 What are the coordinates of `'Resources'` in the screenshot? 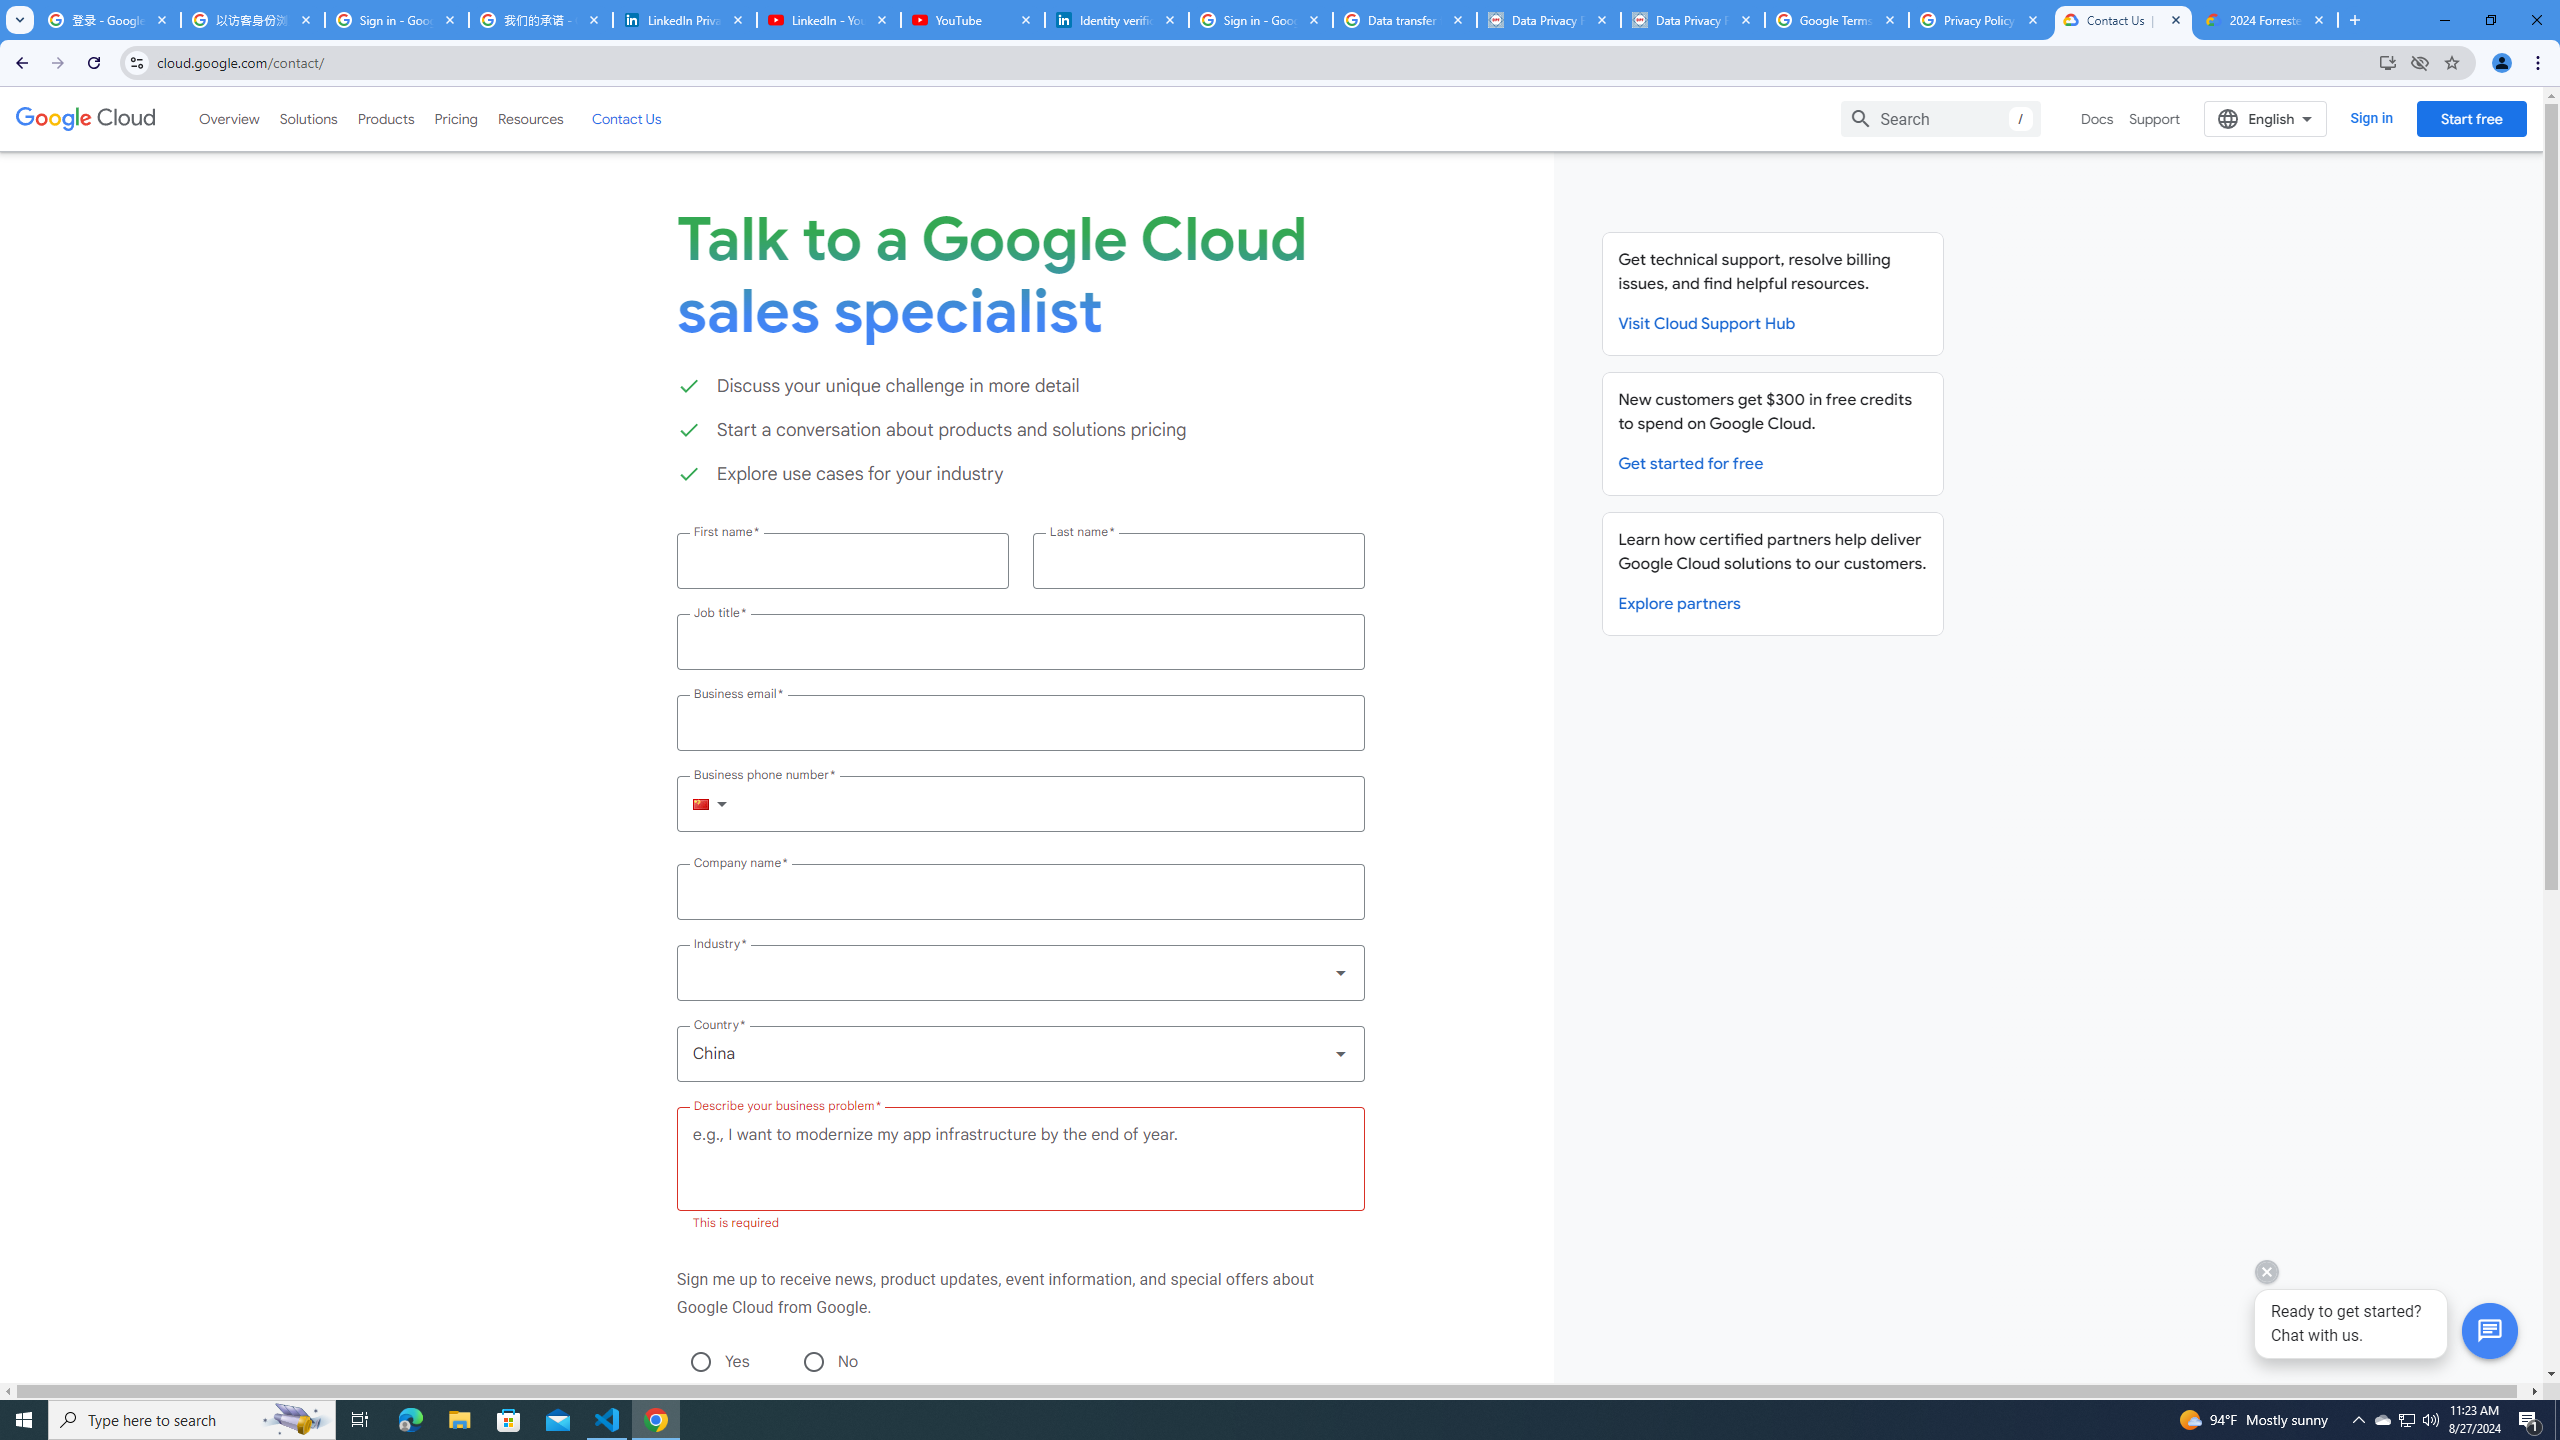 It's located at (529, 118).